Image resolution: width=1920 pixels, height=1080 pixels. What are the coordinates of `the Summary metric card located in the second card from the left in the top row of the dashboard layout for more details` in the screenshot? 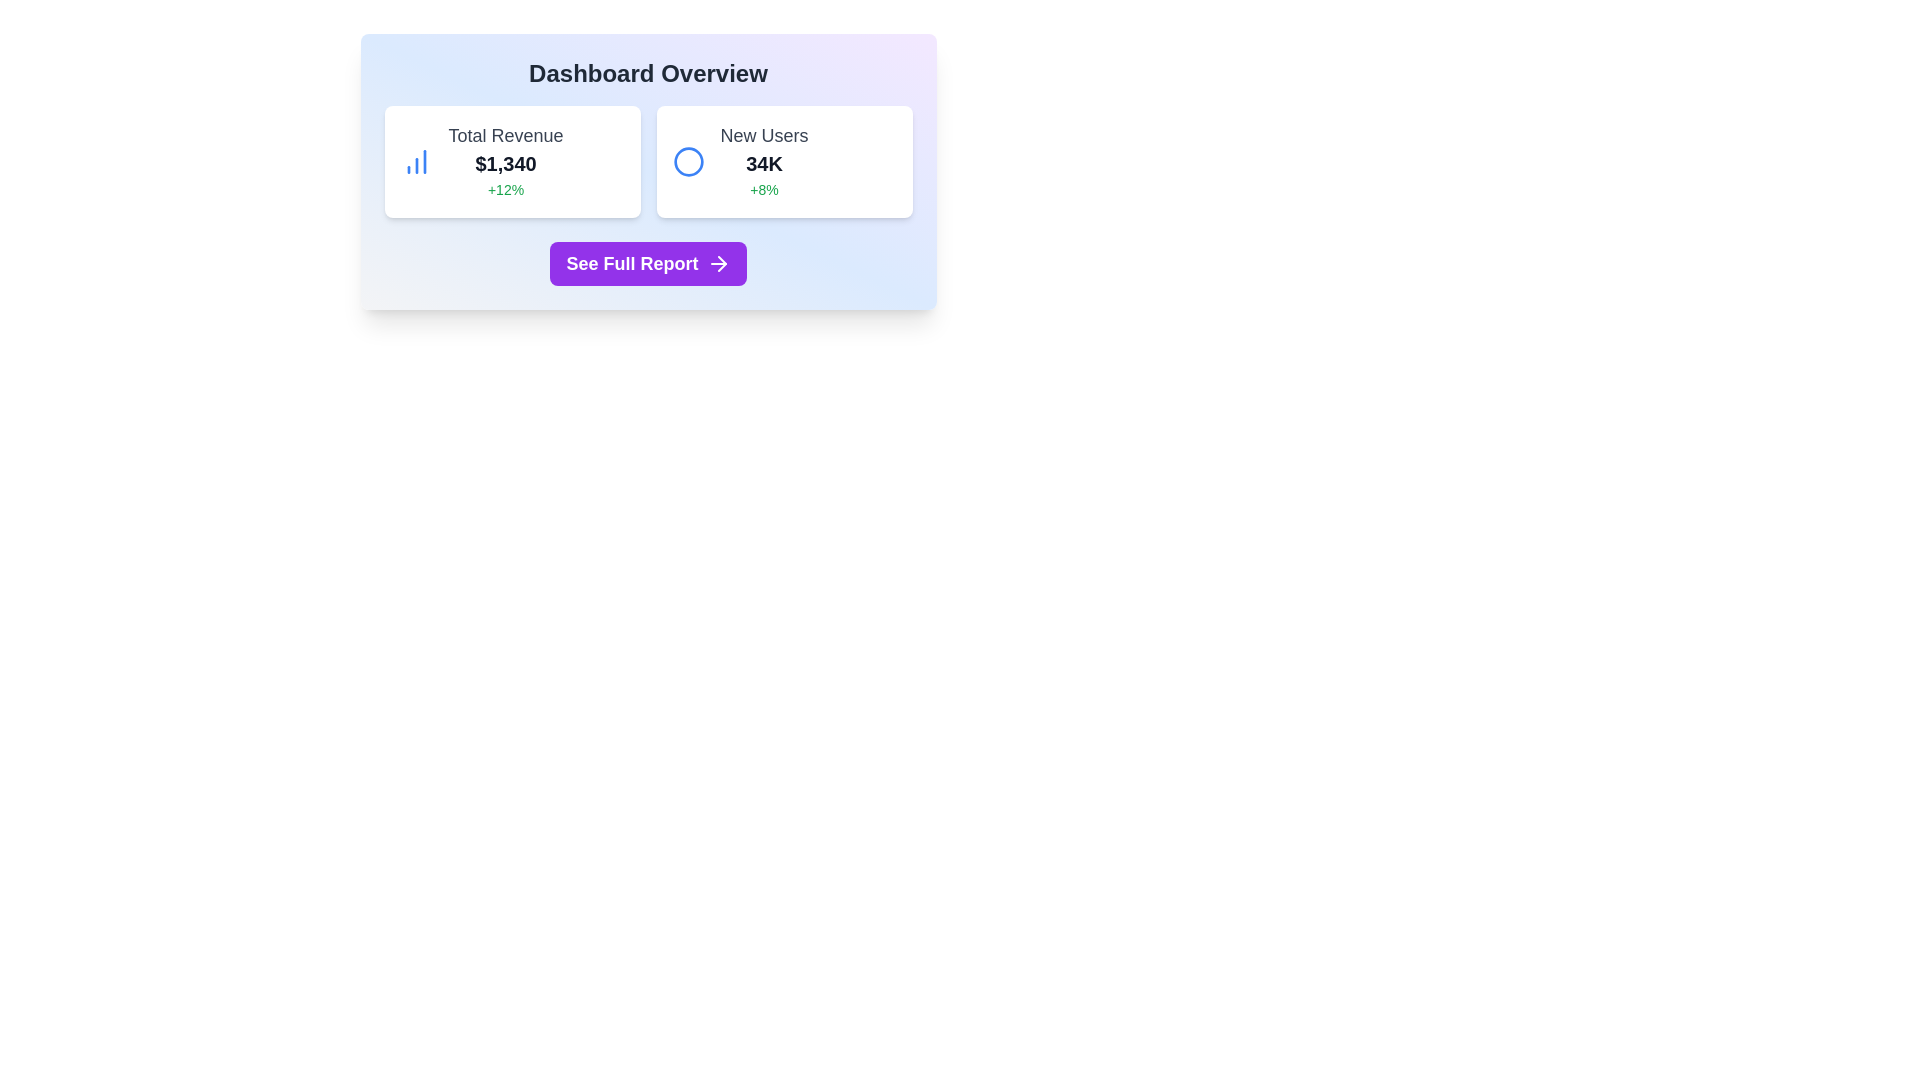 It's located at (763, 161).